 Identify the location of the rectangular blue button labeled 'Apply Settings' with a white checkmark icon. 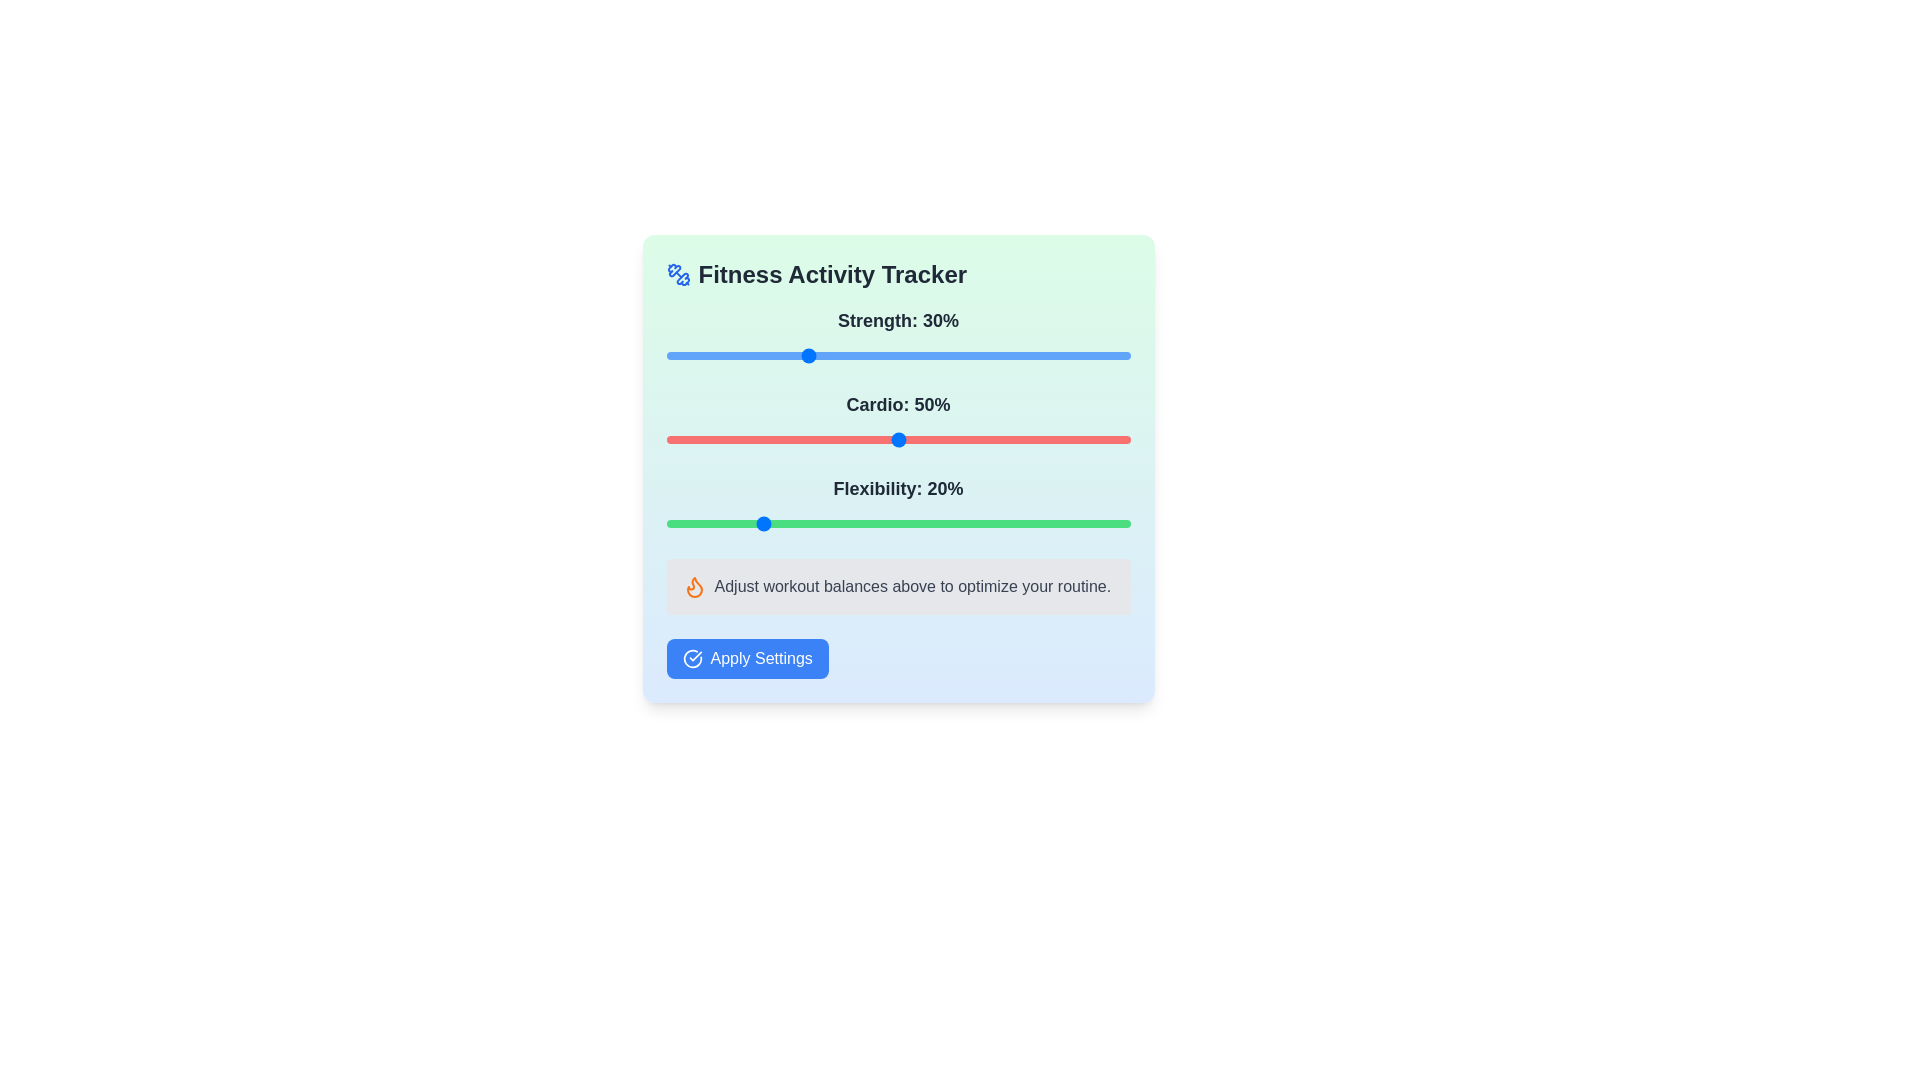
(746, 659).